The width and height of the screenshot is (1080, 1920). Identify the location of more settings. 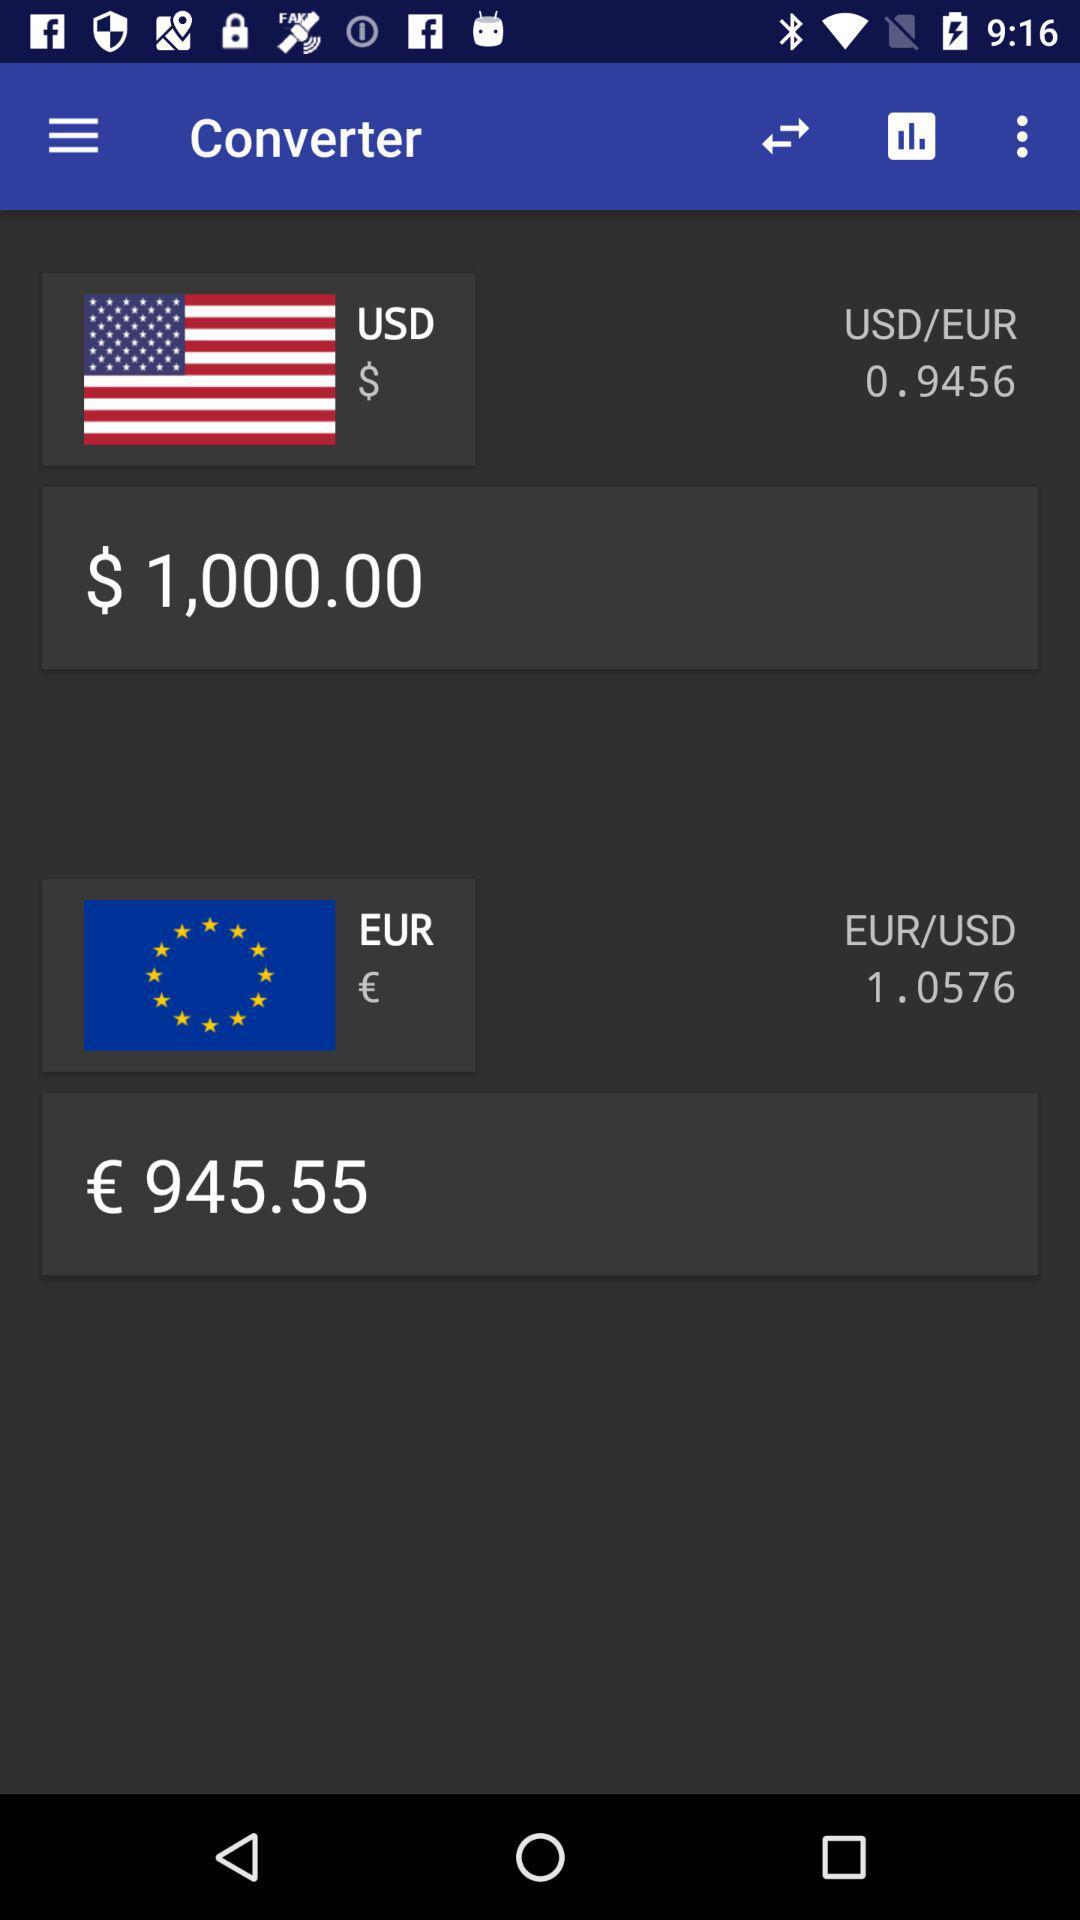
(1027, 136).